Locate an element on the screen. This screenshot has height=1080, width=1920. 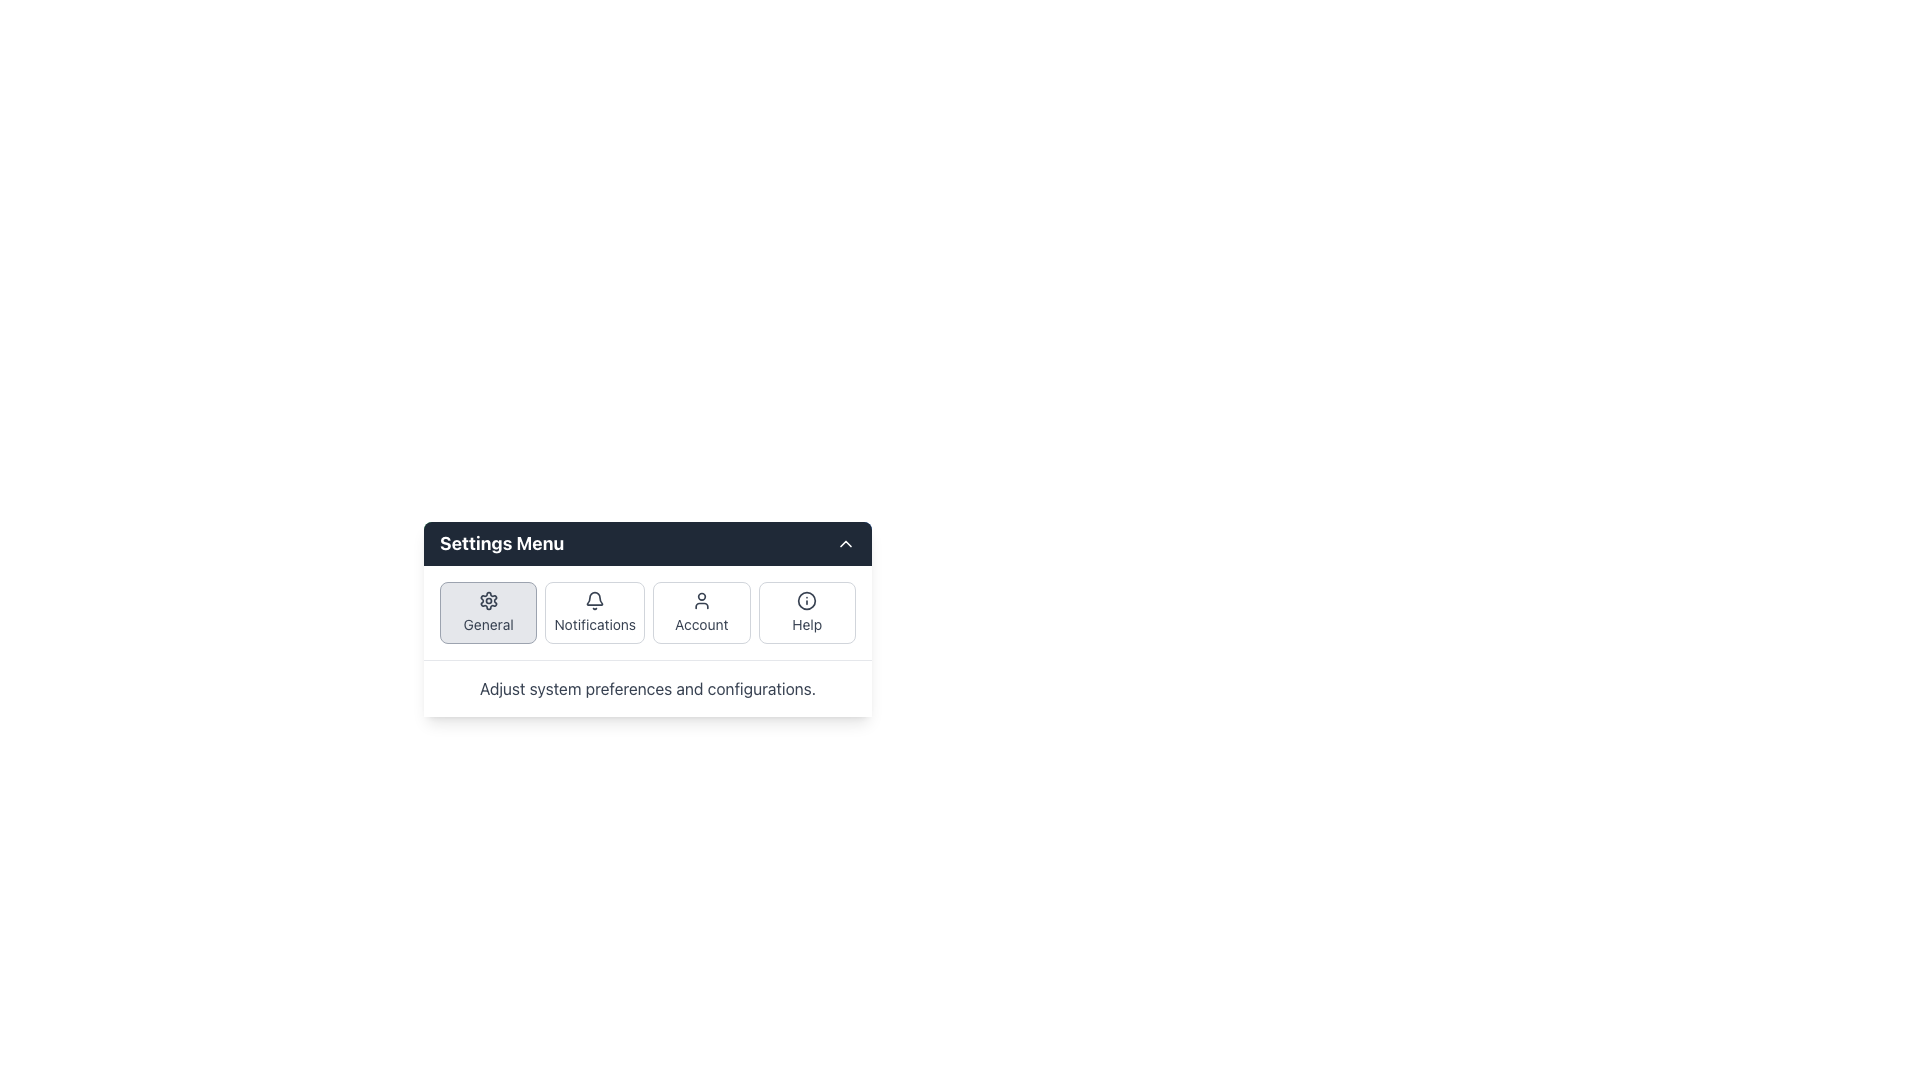
the 'Notifications' button, which is the second button from the left in a row of four options, to get additional information or visual feedback is located at coordinates (594, 612).